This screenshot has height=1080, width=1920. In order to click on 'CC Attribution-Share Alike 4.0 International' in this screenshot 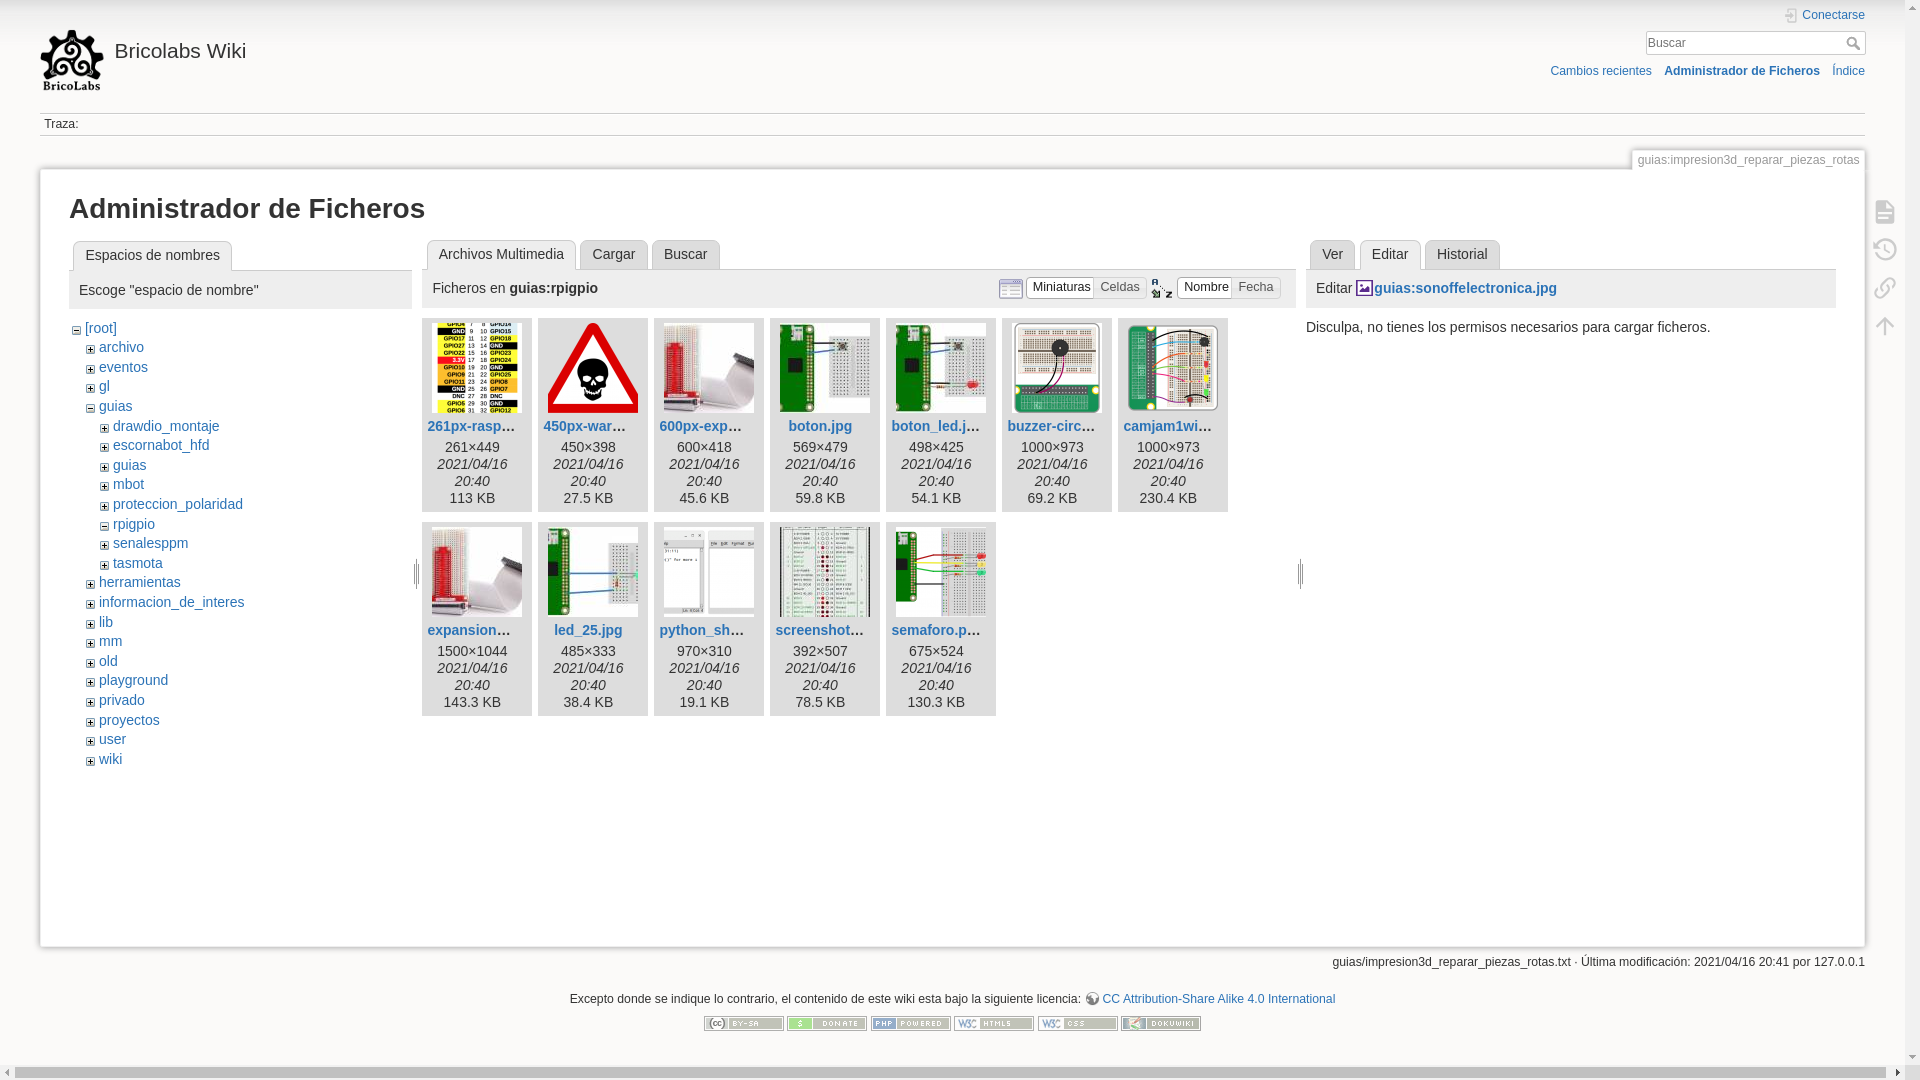, I will do `click(1208, 999)`.